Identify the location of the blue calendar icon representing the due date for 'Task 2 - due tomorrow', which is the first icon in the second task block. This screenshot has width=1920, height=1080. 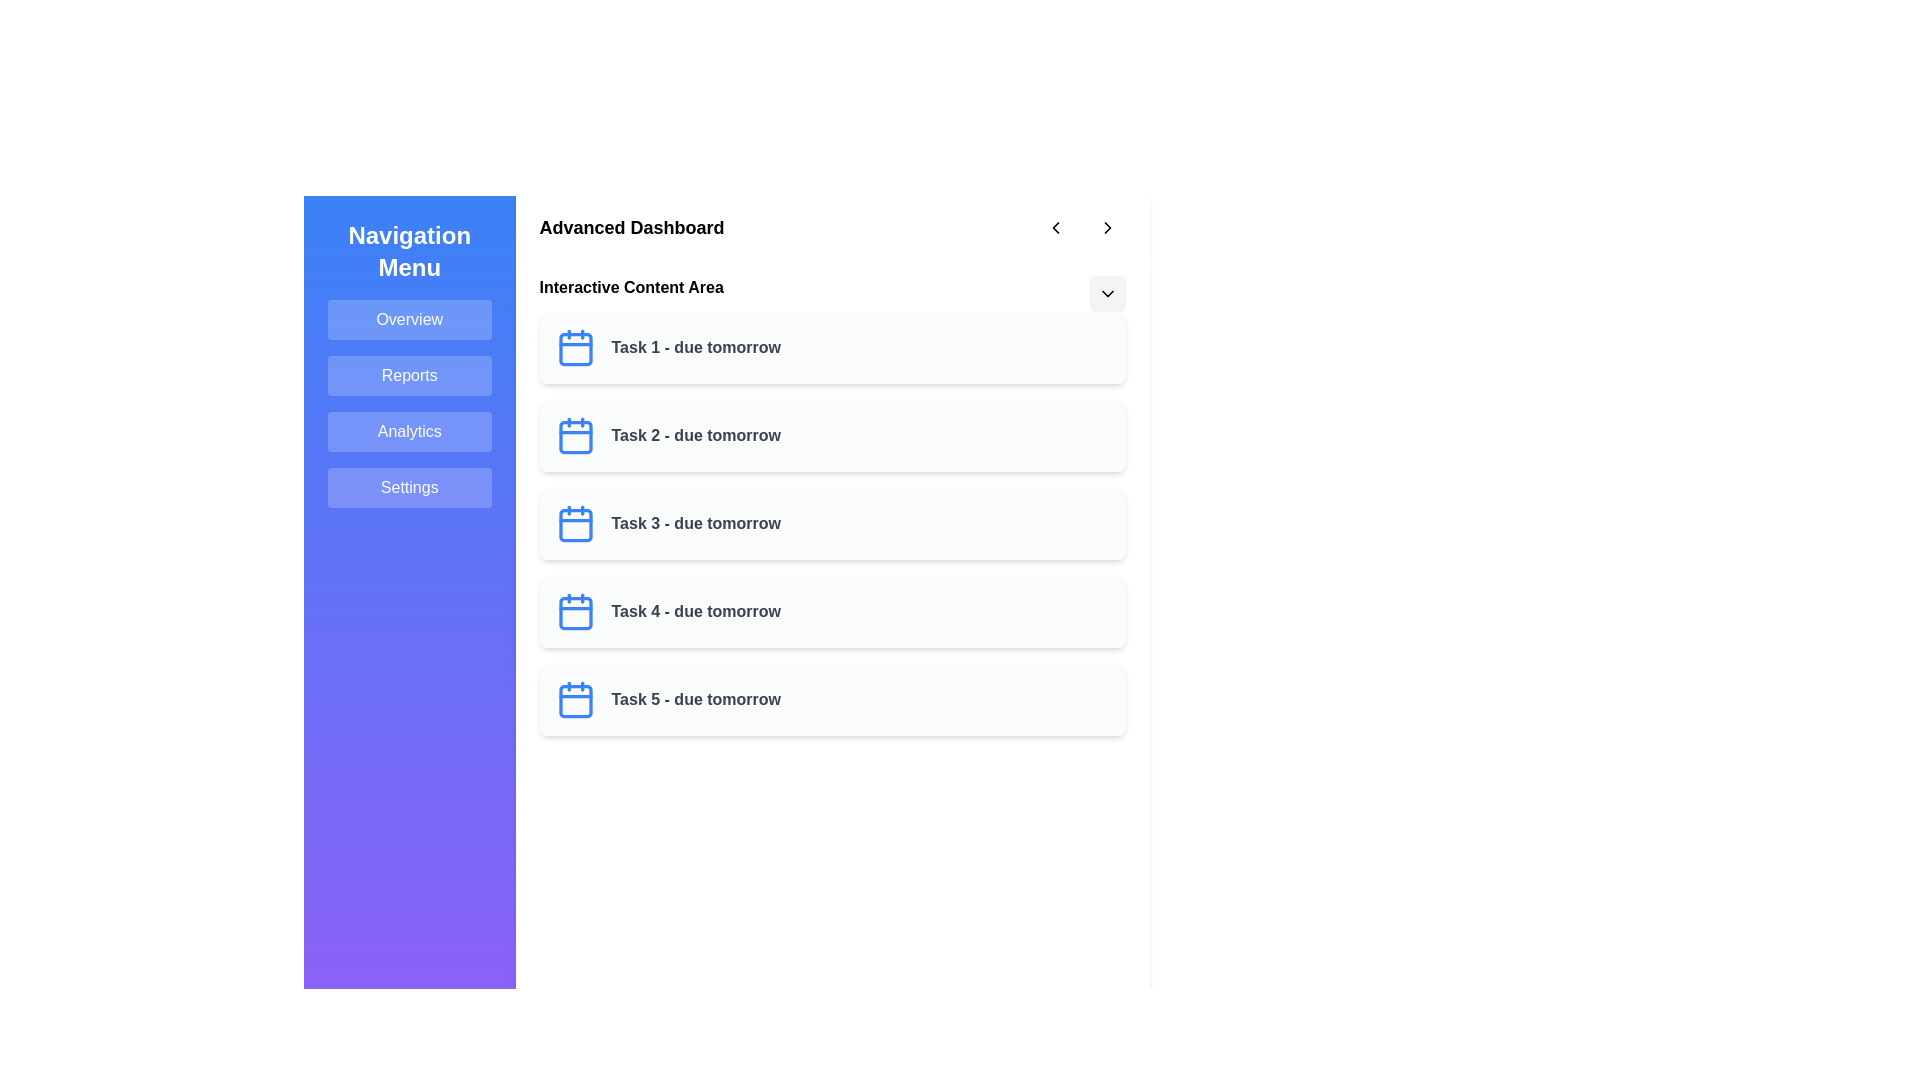
(574, 434).